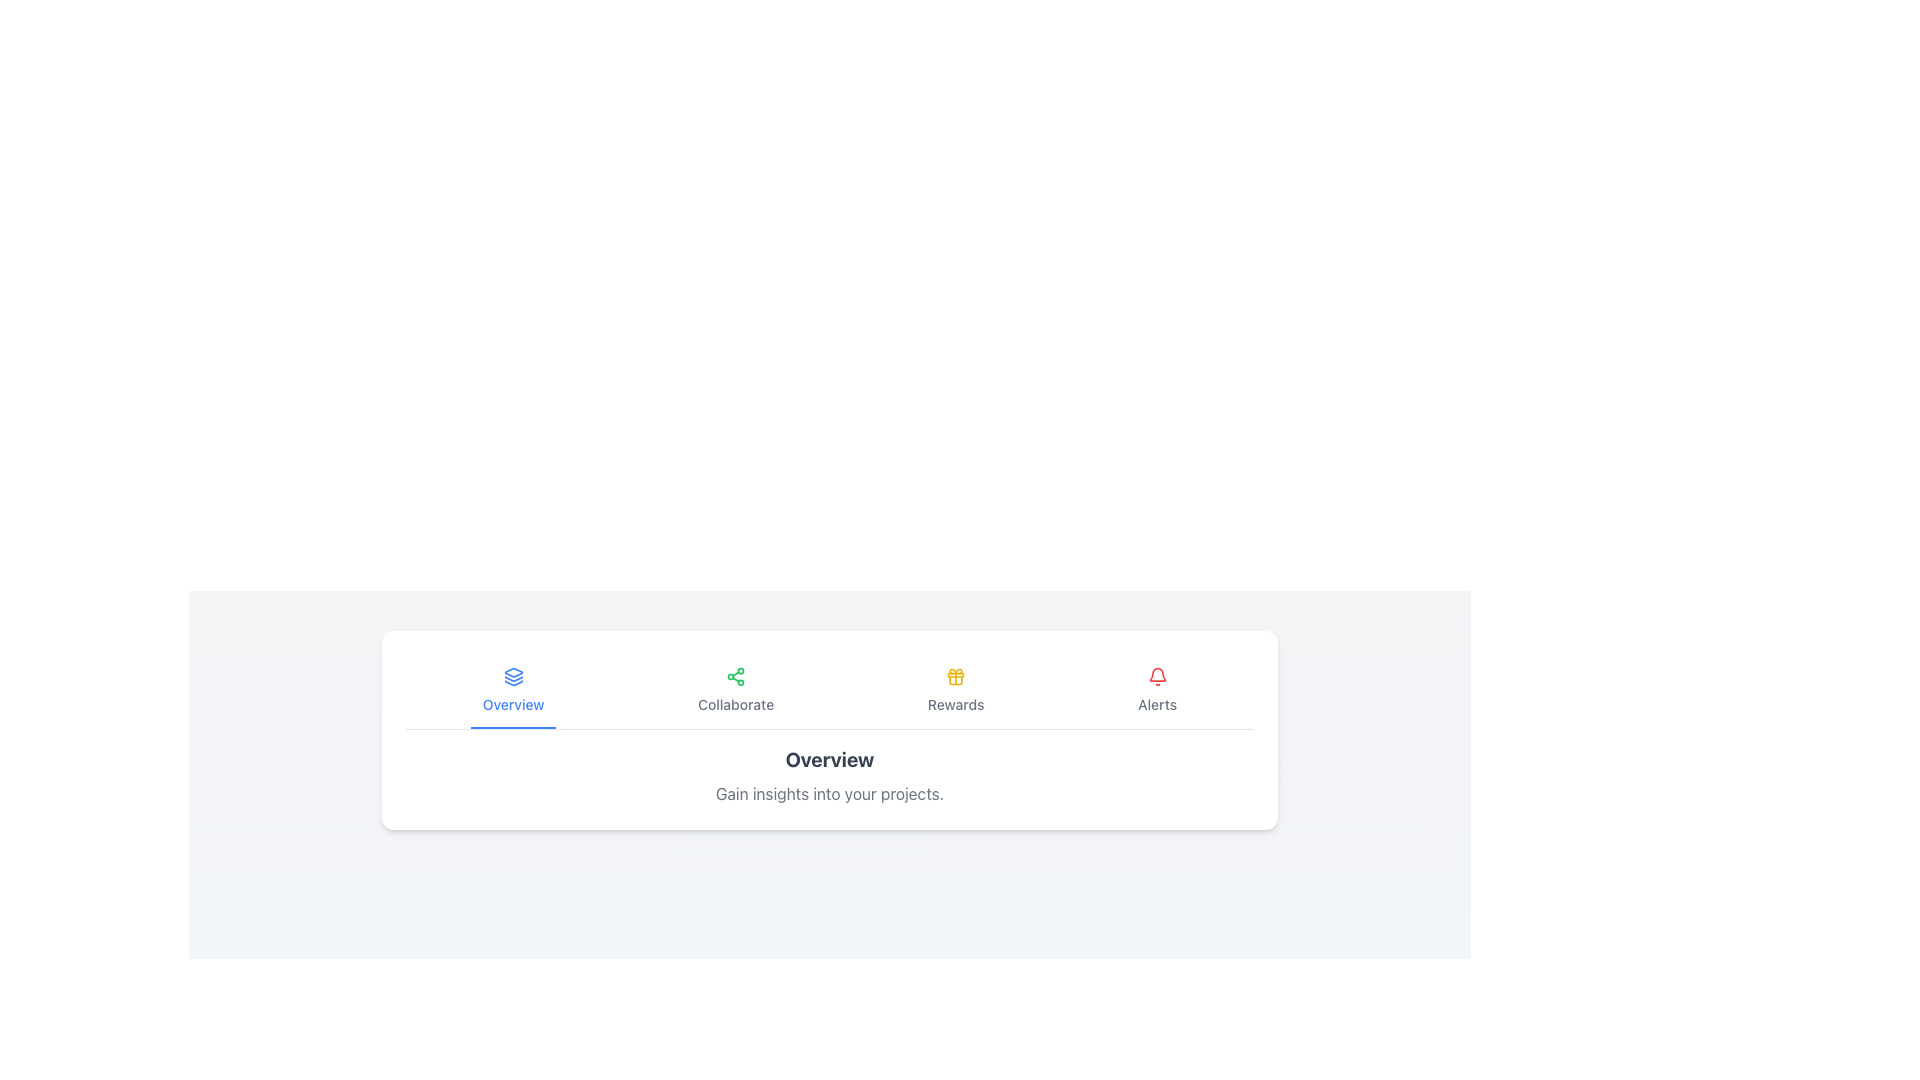 The height and width of the screenshot is (1080, 1920). Describe the element at coordinates (1157, 690) in the screenshot. I see `the fourth navigation button labeled 'Alerts' in the top navigation panel` at that location.